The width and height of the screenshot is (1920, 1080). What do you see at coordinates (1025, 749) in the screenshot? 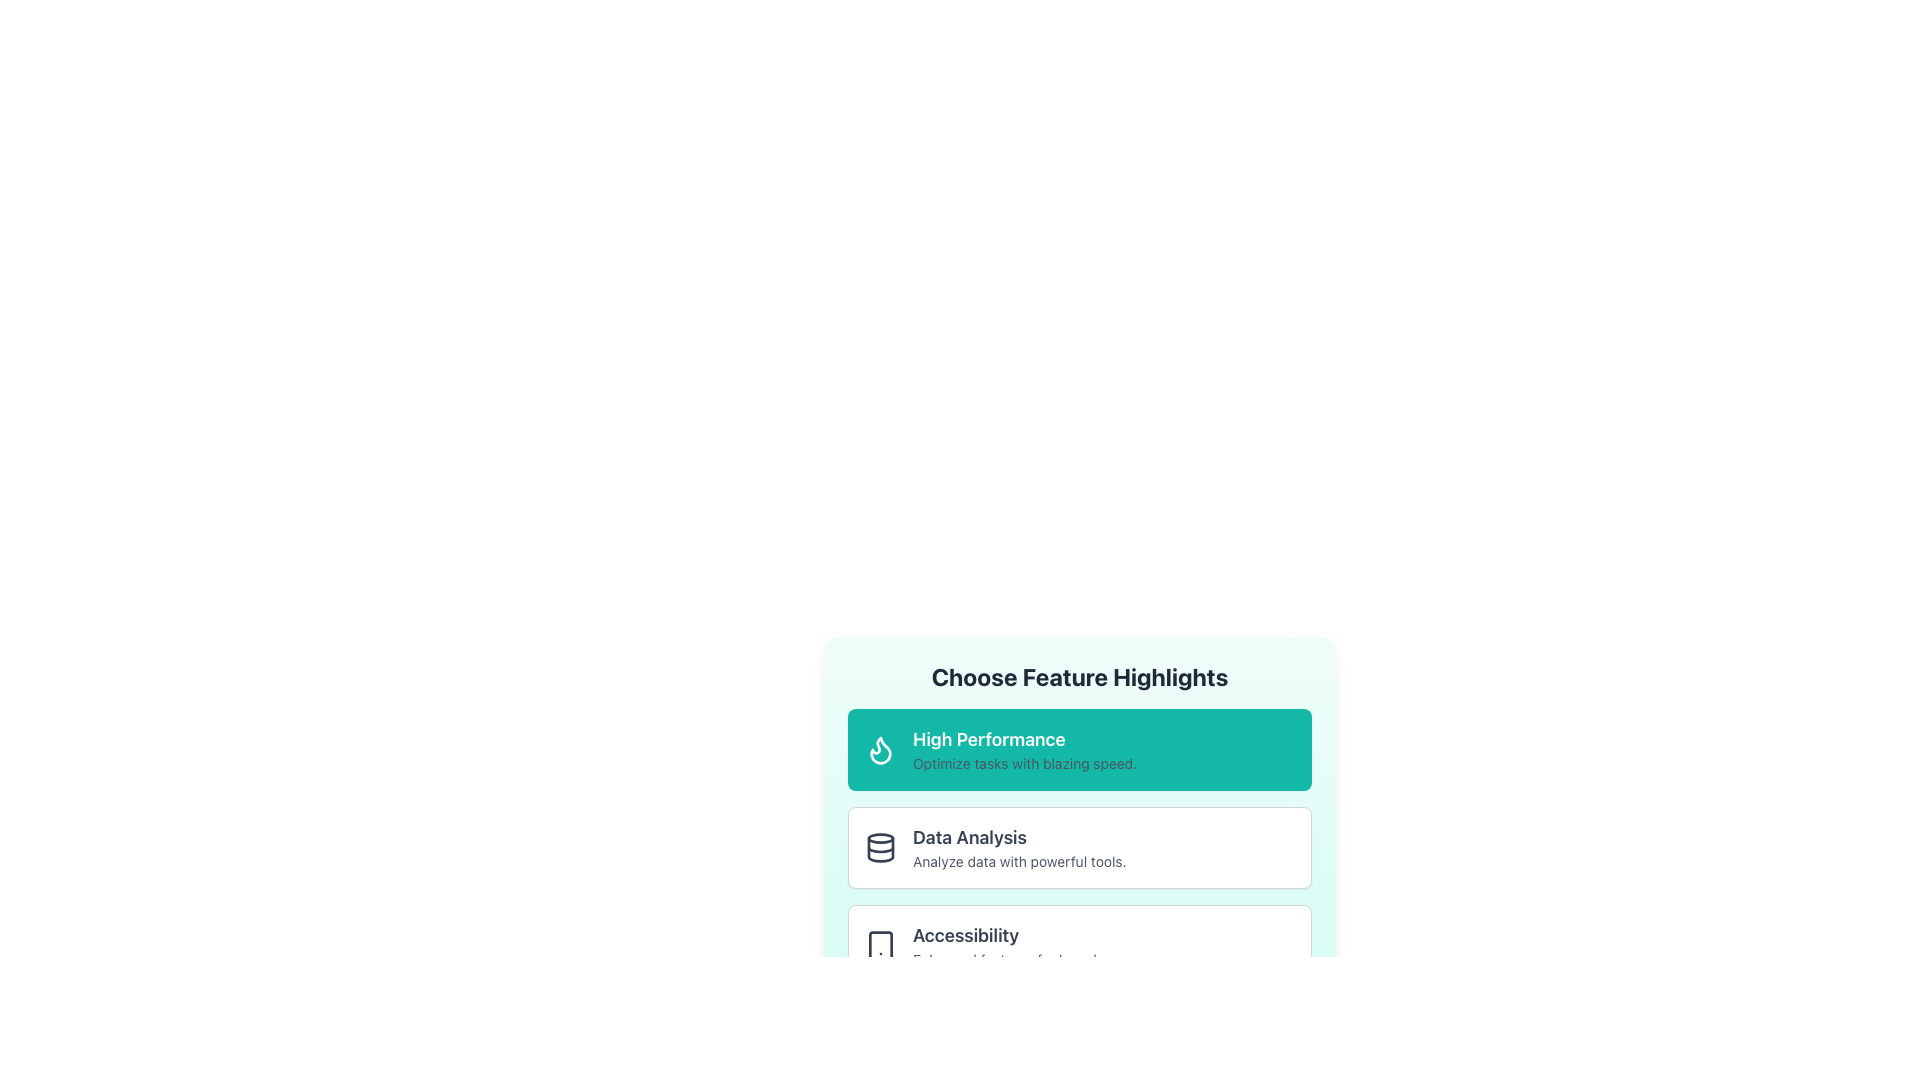
I see `informational text block describing the feature 'High Performance' located within a teal card near the top of the vertical stack of cards` at bounding box center [1025, 749].